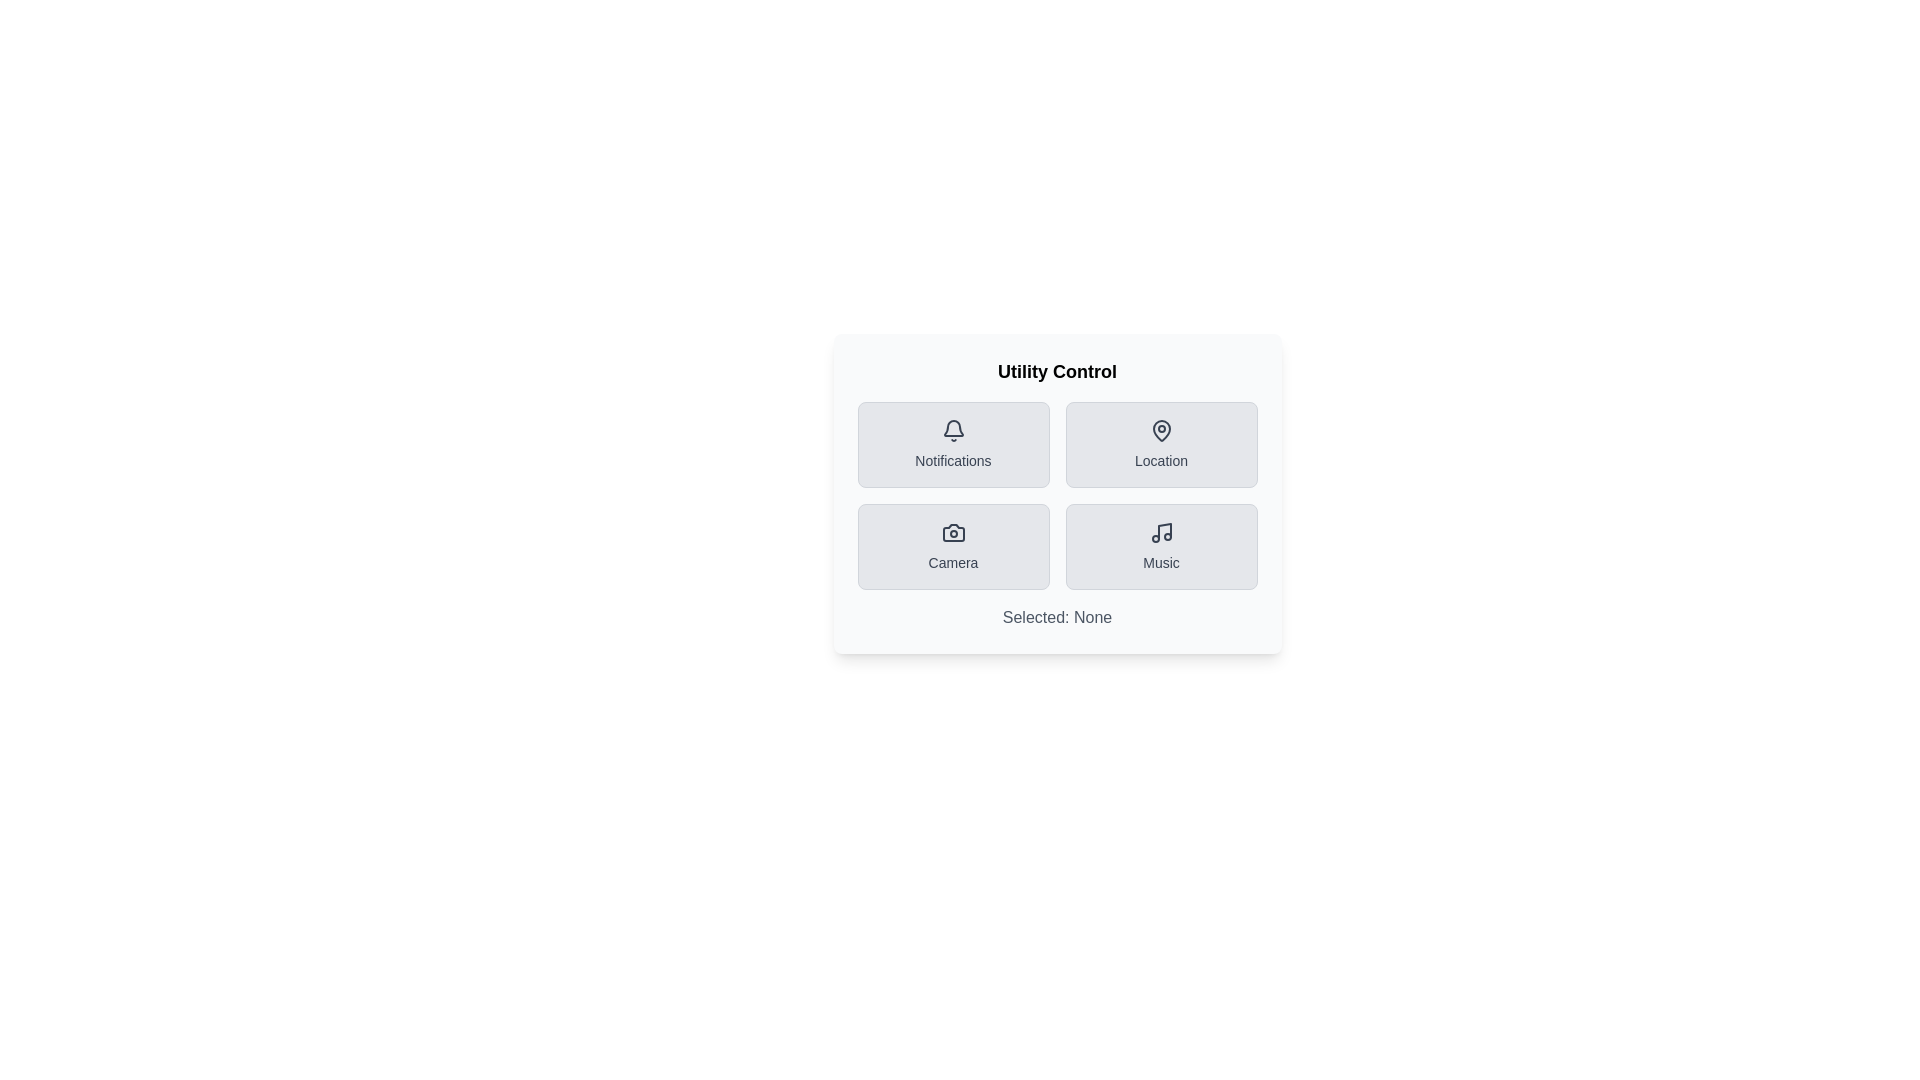  I want to click on the Music button to view its hover effect, so click(1161, 547).